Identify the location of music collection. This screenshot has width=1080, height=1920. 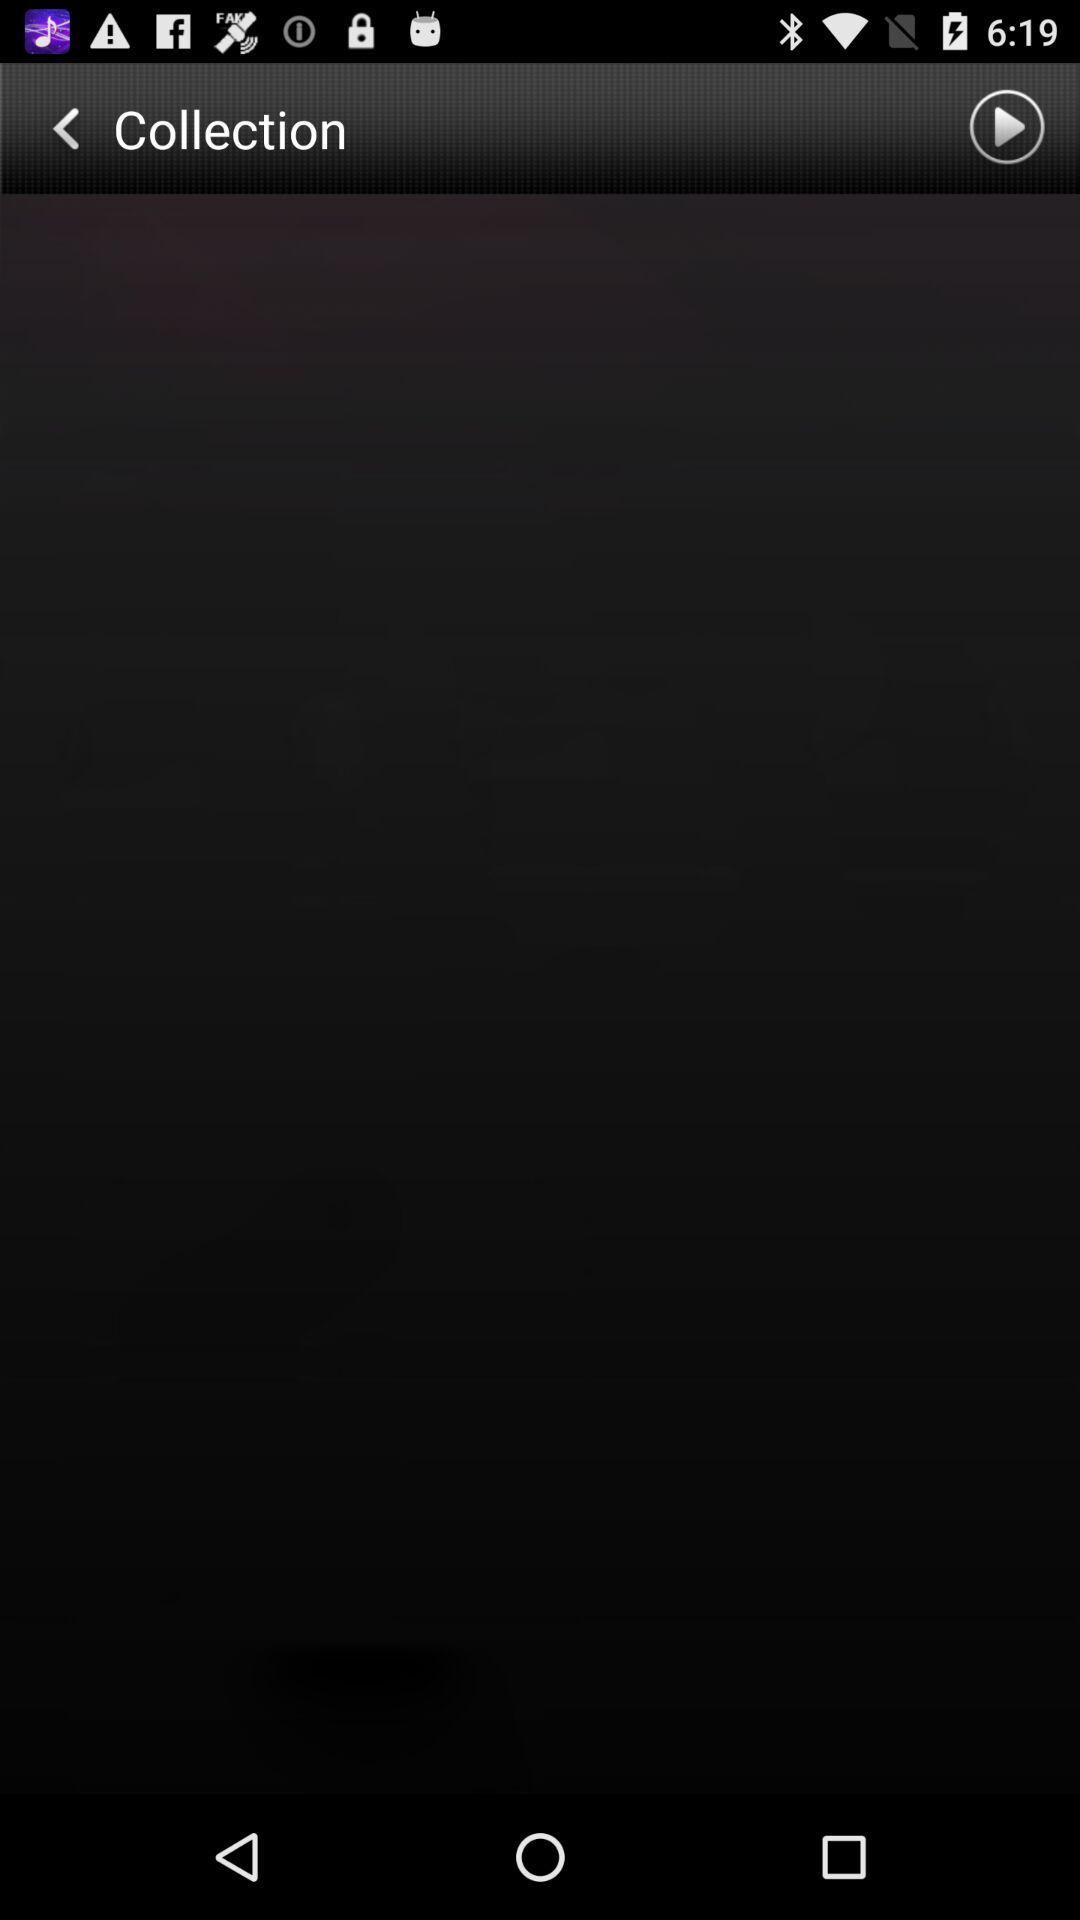
(1009, 127).